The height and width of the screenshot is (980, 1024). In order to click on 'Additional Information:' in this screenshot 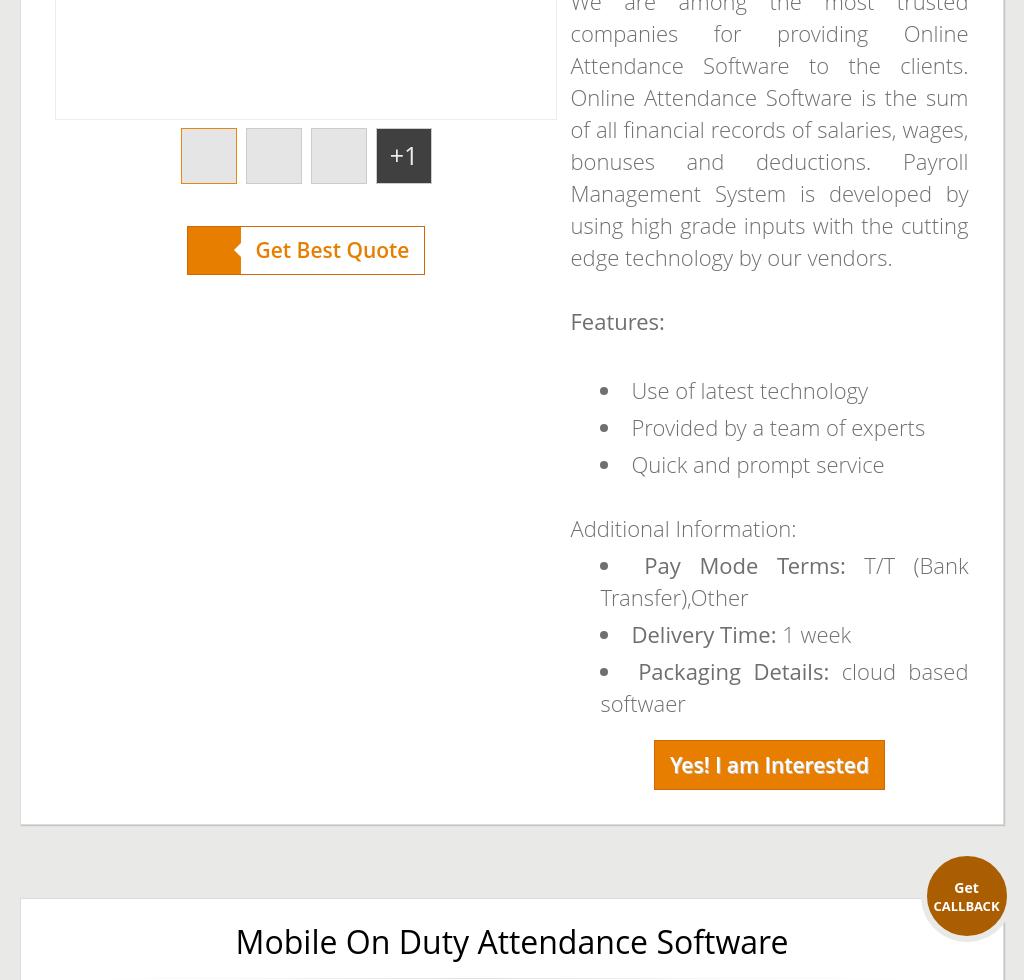, I will do `click(683, 528)`.